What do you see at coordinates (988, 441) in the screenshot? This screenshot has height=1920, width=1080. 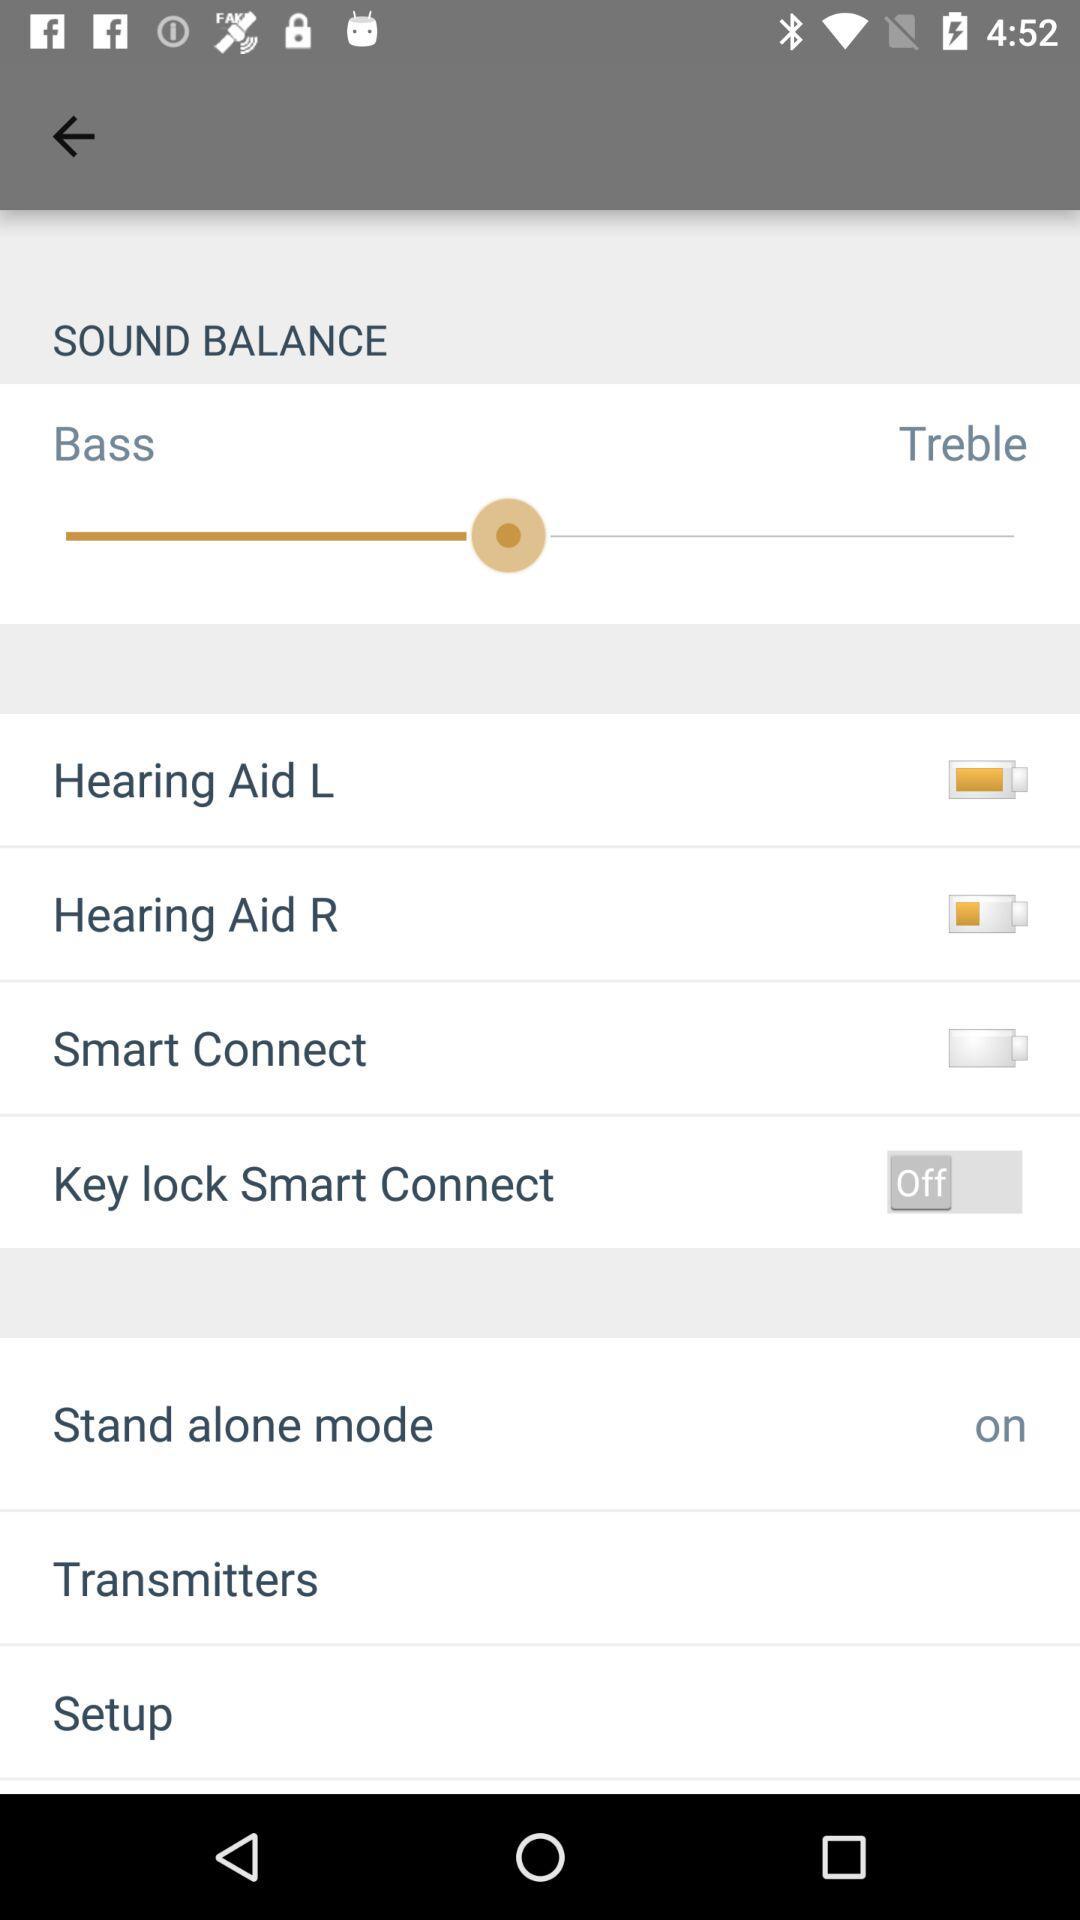 I see `treble icon` at bounding box center [988, 441].